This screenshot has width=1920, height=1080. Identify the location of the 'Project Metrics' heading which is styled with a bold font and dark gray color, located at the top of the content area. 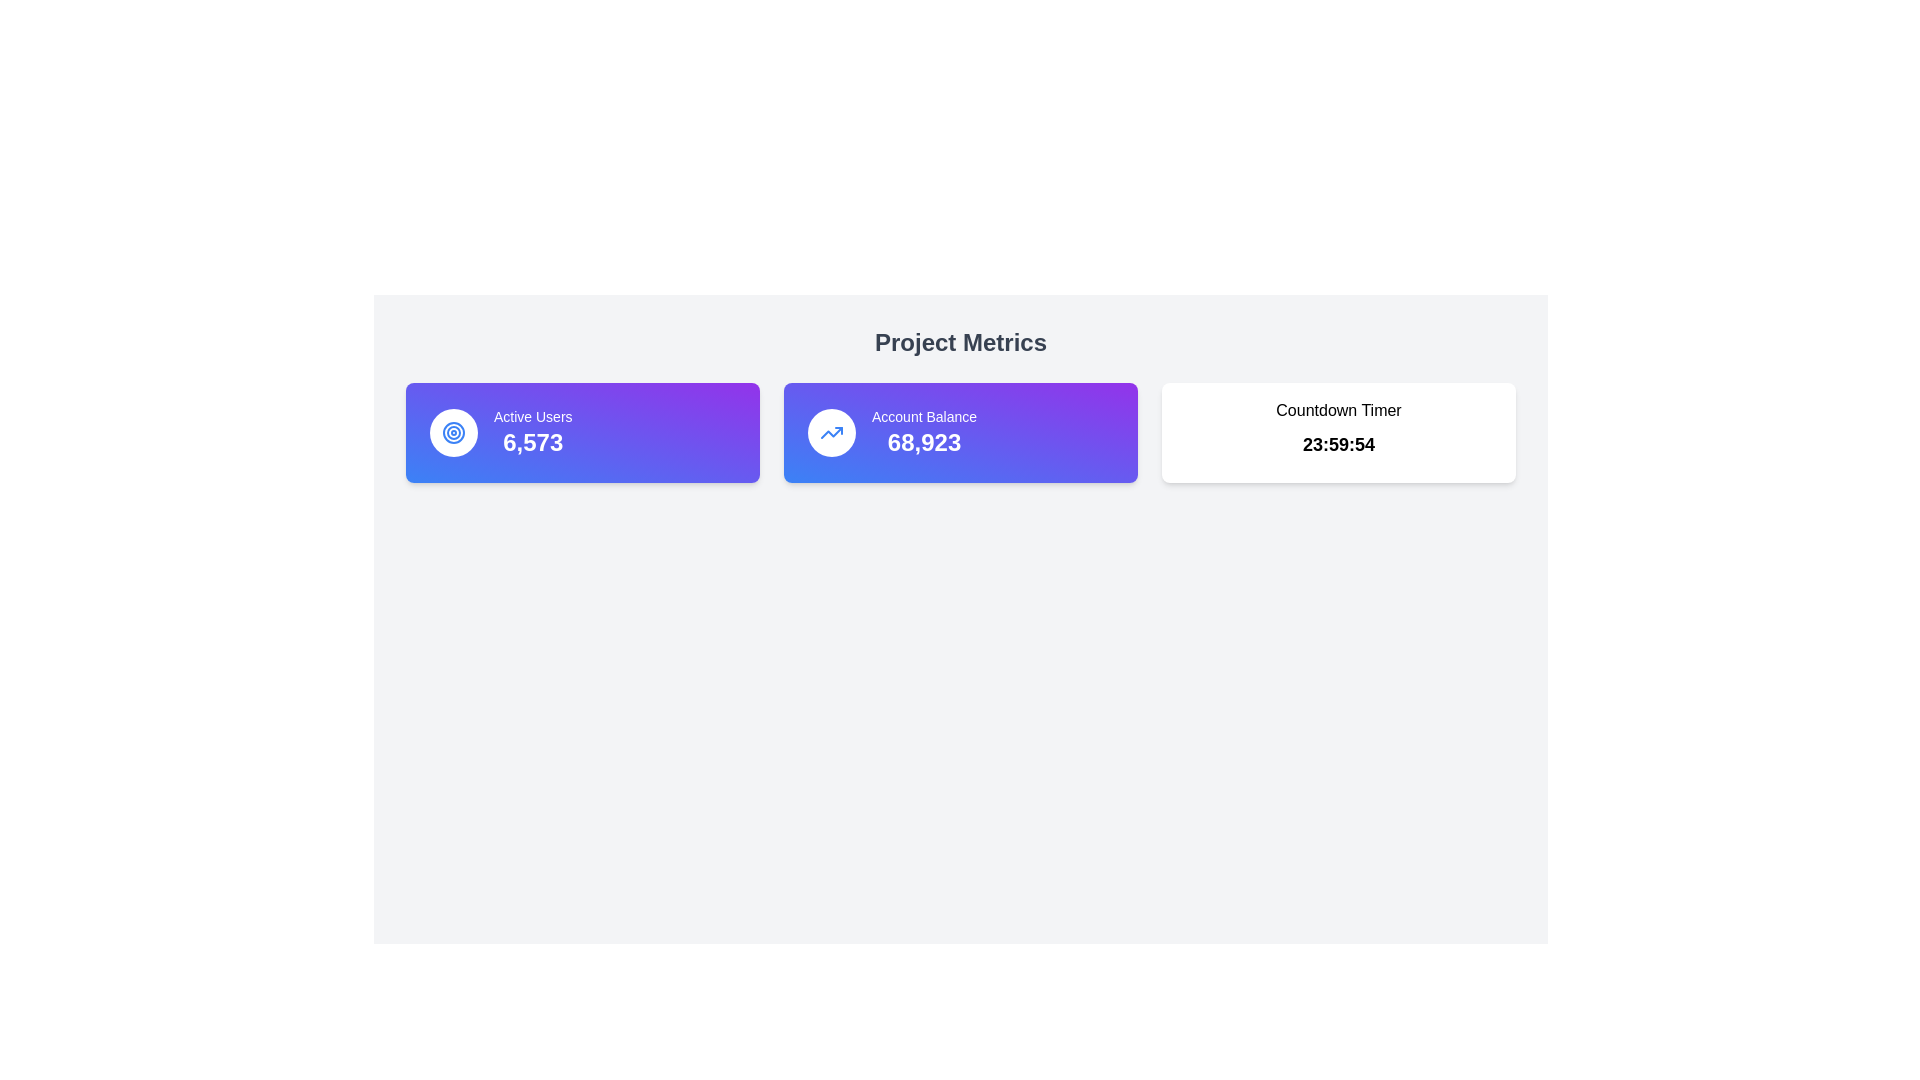
(960, 342).